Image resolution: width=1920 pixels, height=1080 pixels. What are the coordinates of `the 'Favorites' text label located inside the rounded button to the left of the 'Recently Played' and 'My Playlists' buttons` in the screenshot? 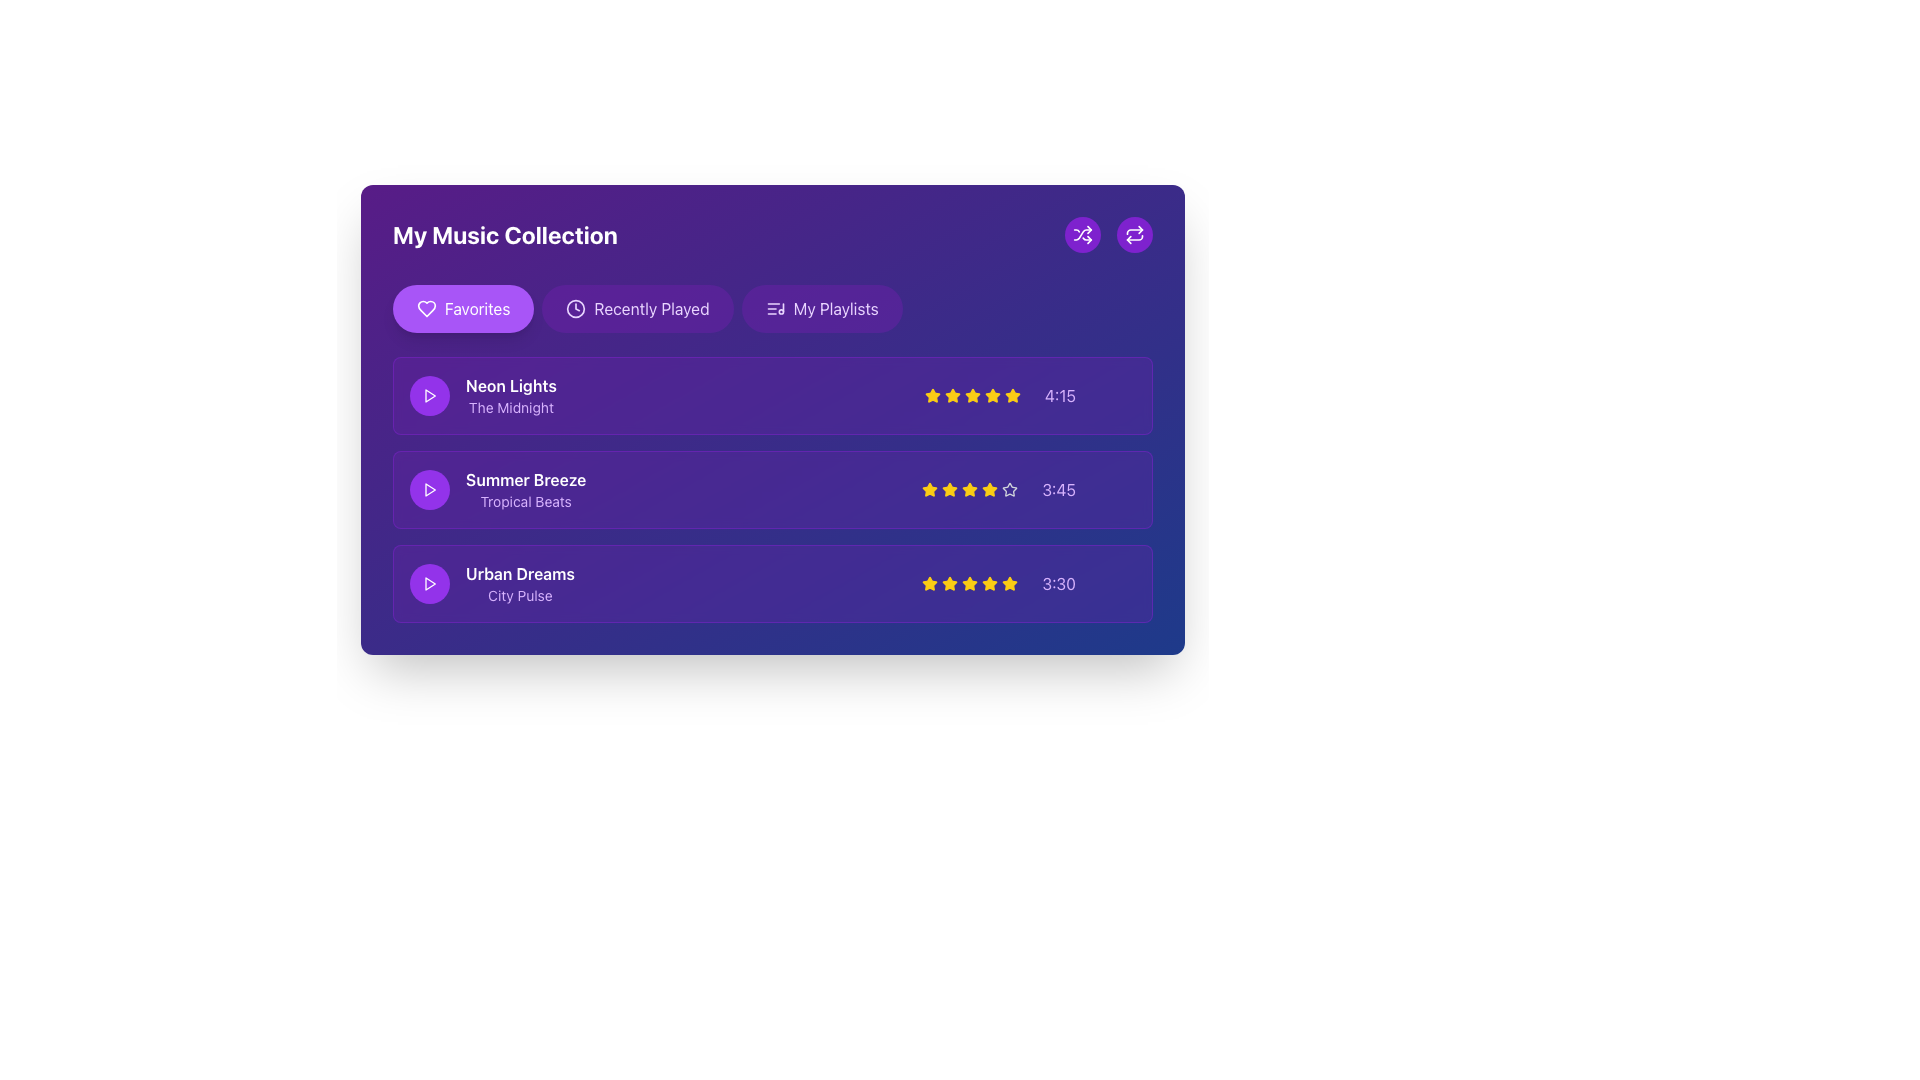 It's located at (476, 308).